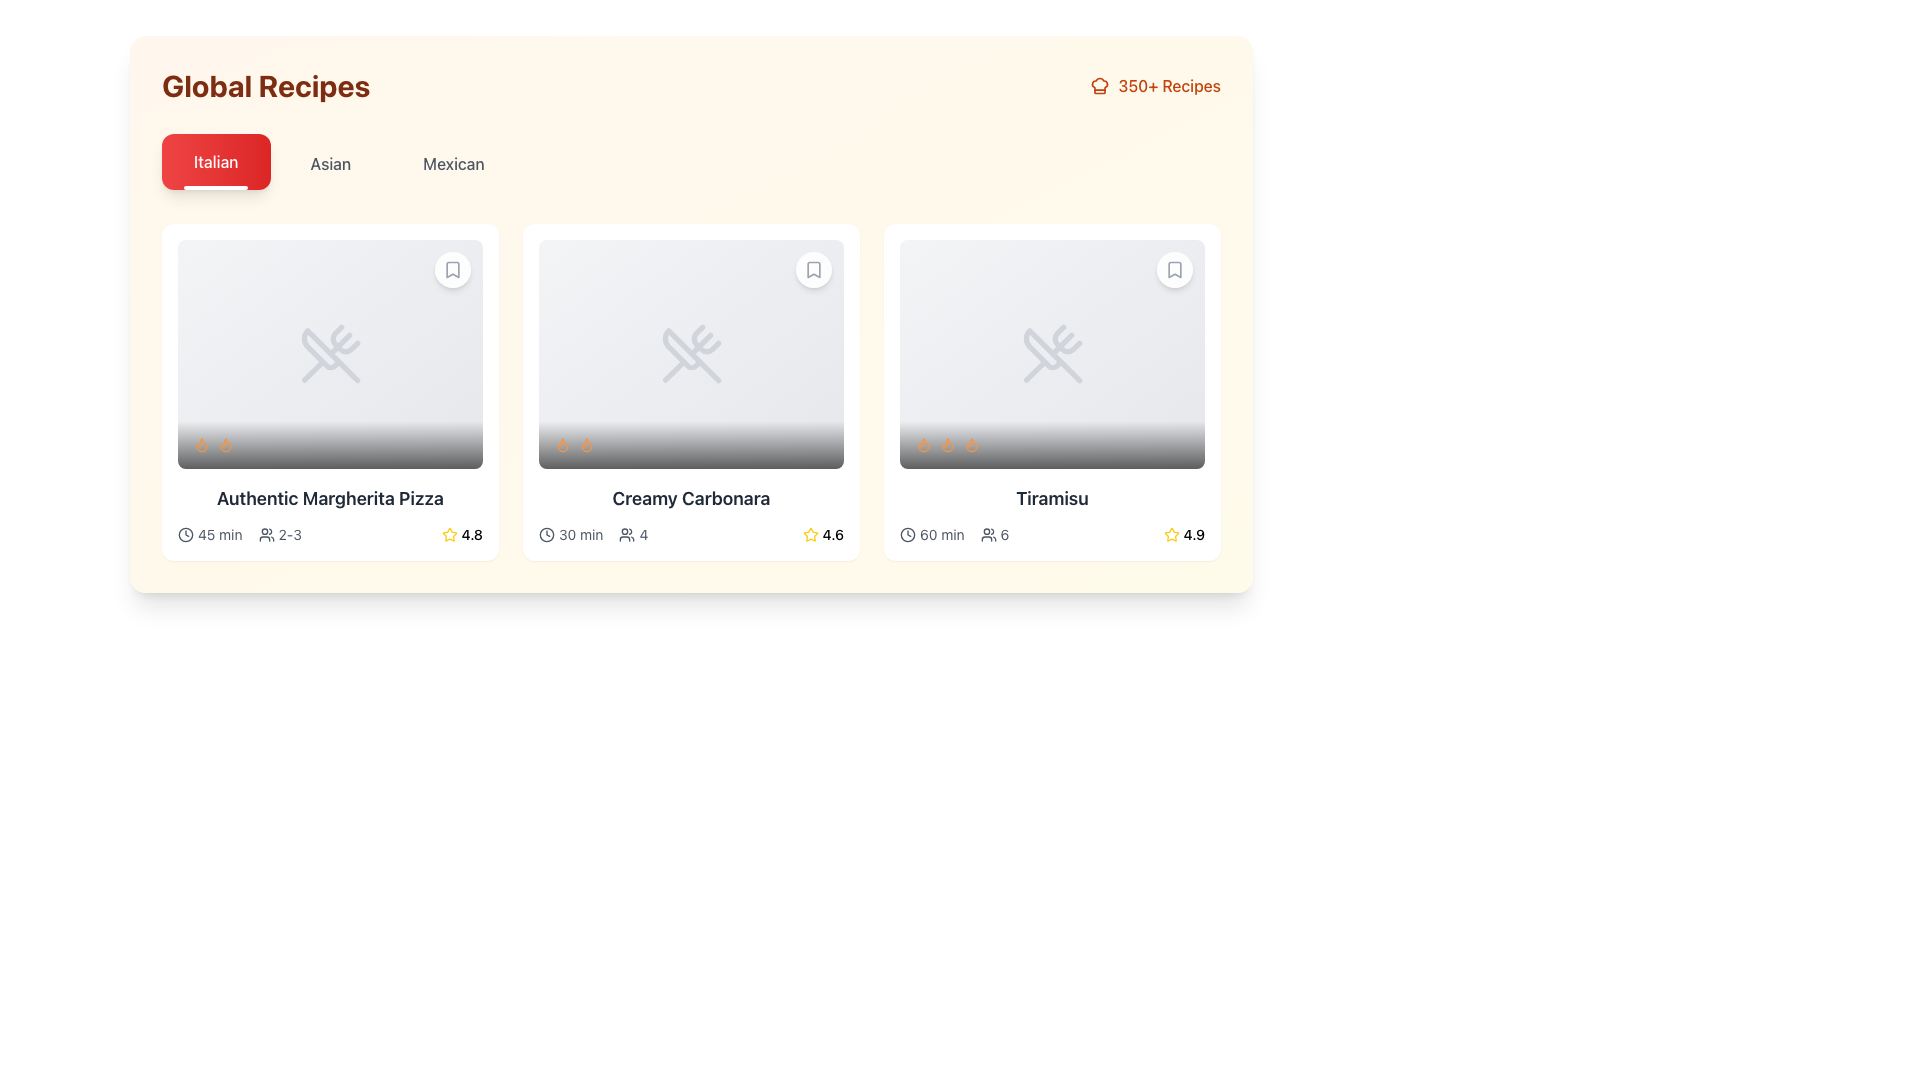 This screenshot has height=1080, width=1920. What do you see at coordinates (1099, 84) in the screenshot?
I see `the chef hat icon located in the top-right corner of the interface, adjacent to the '350+ Recipes' text` at bounding box center [1099, 84].